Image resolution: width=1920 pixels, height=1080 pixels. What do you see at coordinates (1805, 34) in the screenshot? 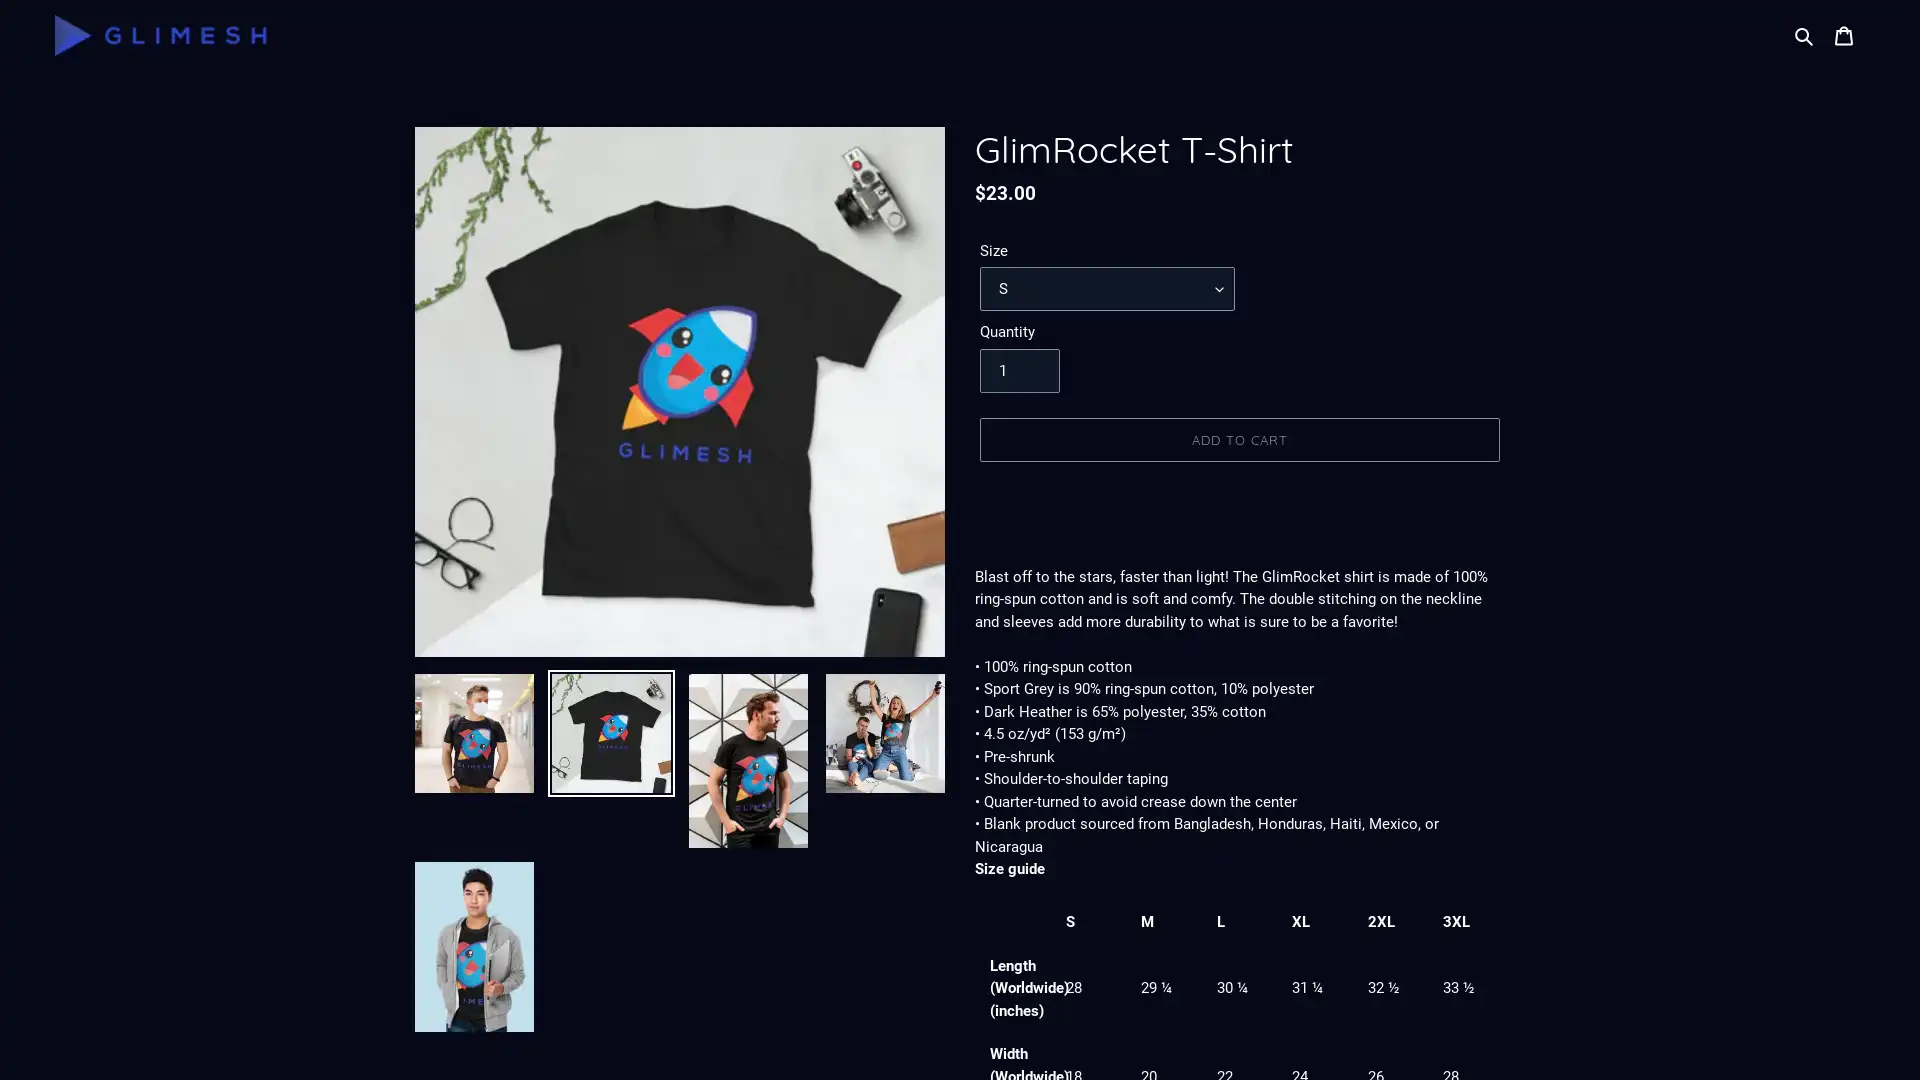
I see `Search` at bounding box center [1805, 34].